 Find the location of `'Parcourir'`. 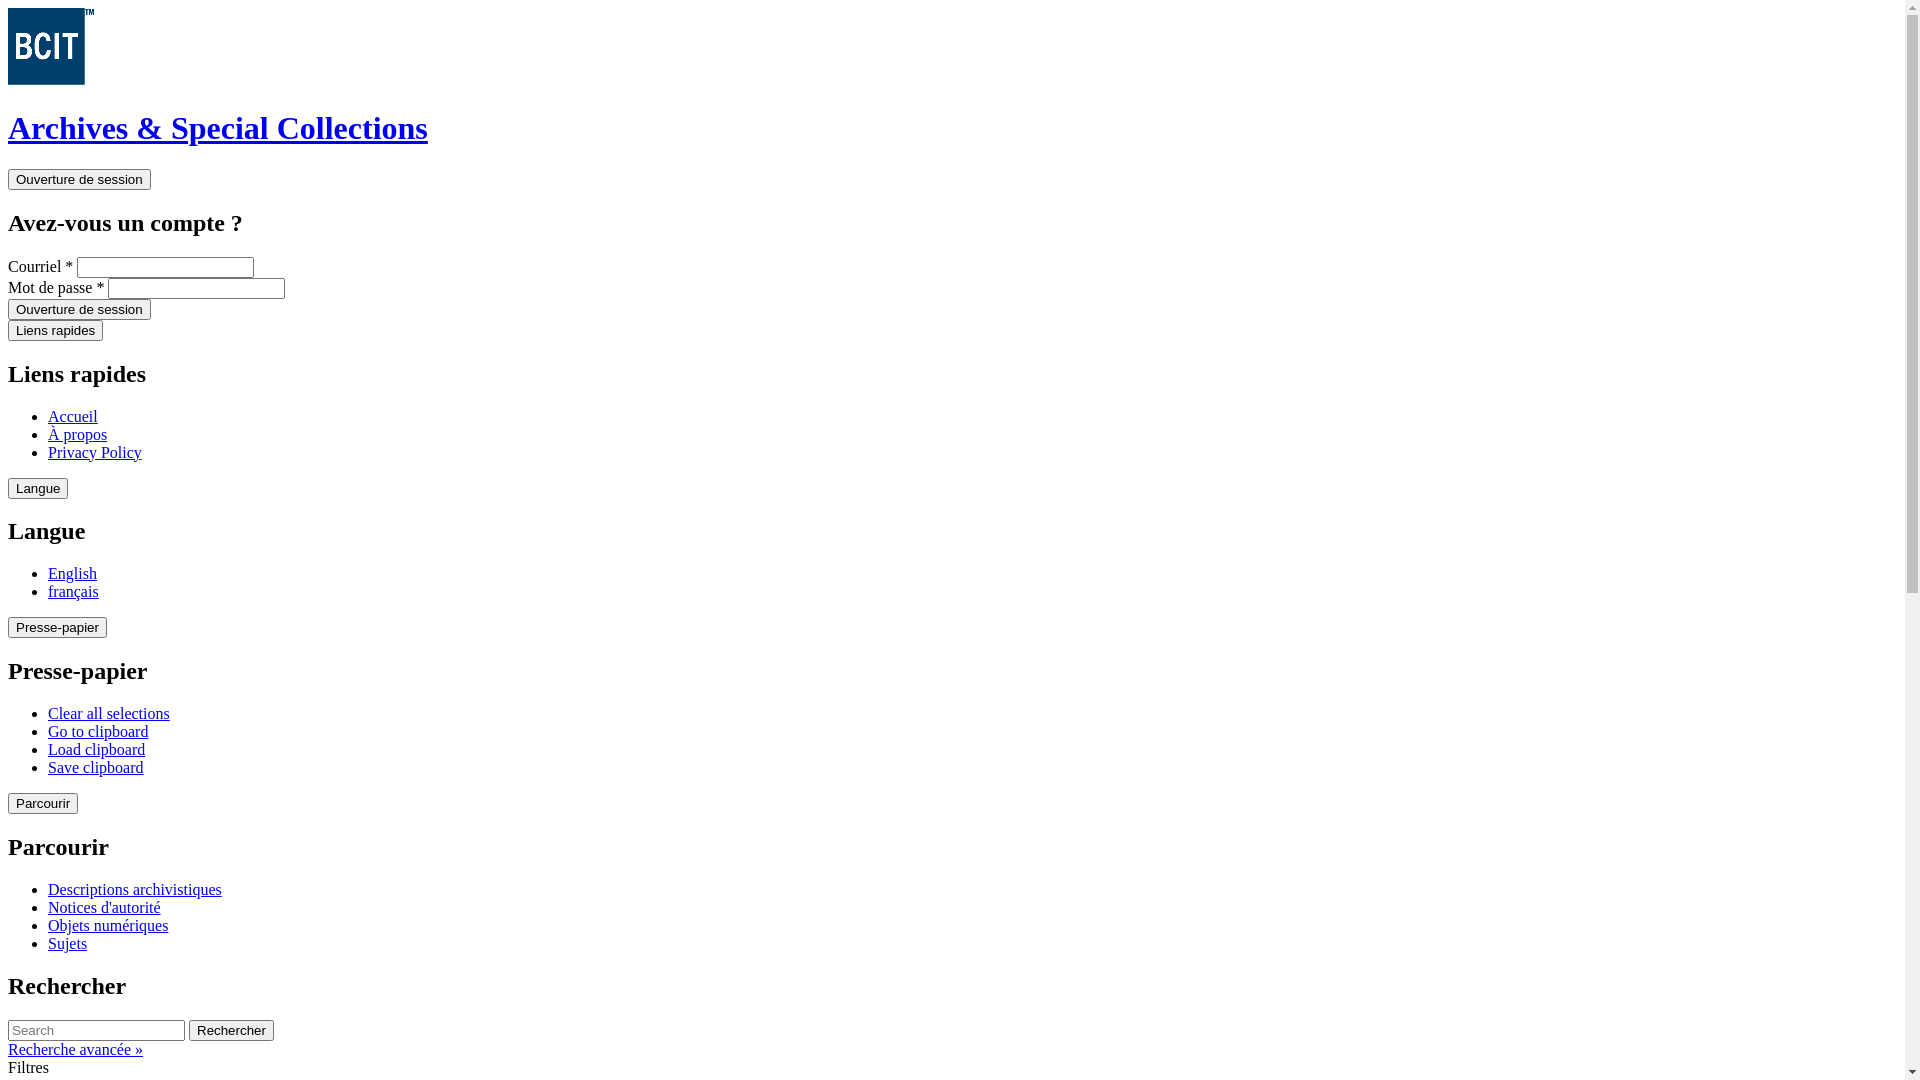

'Parcourir' is located at coordinates (43, 802).